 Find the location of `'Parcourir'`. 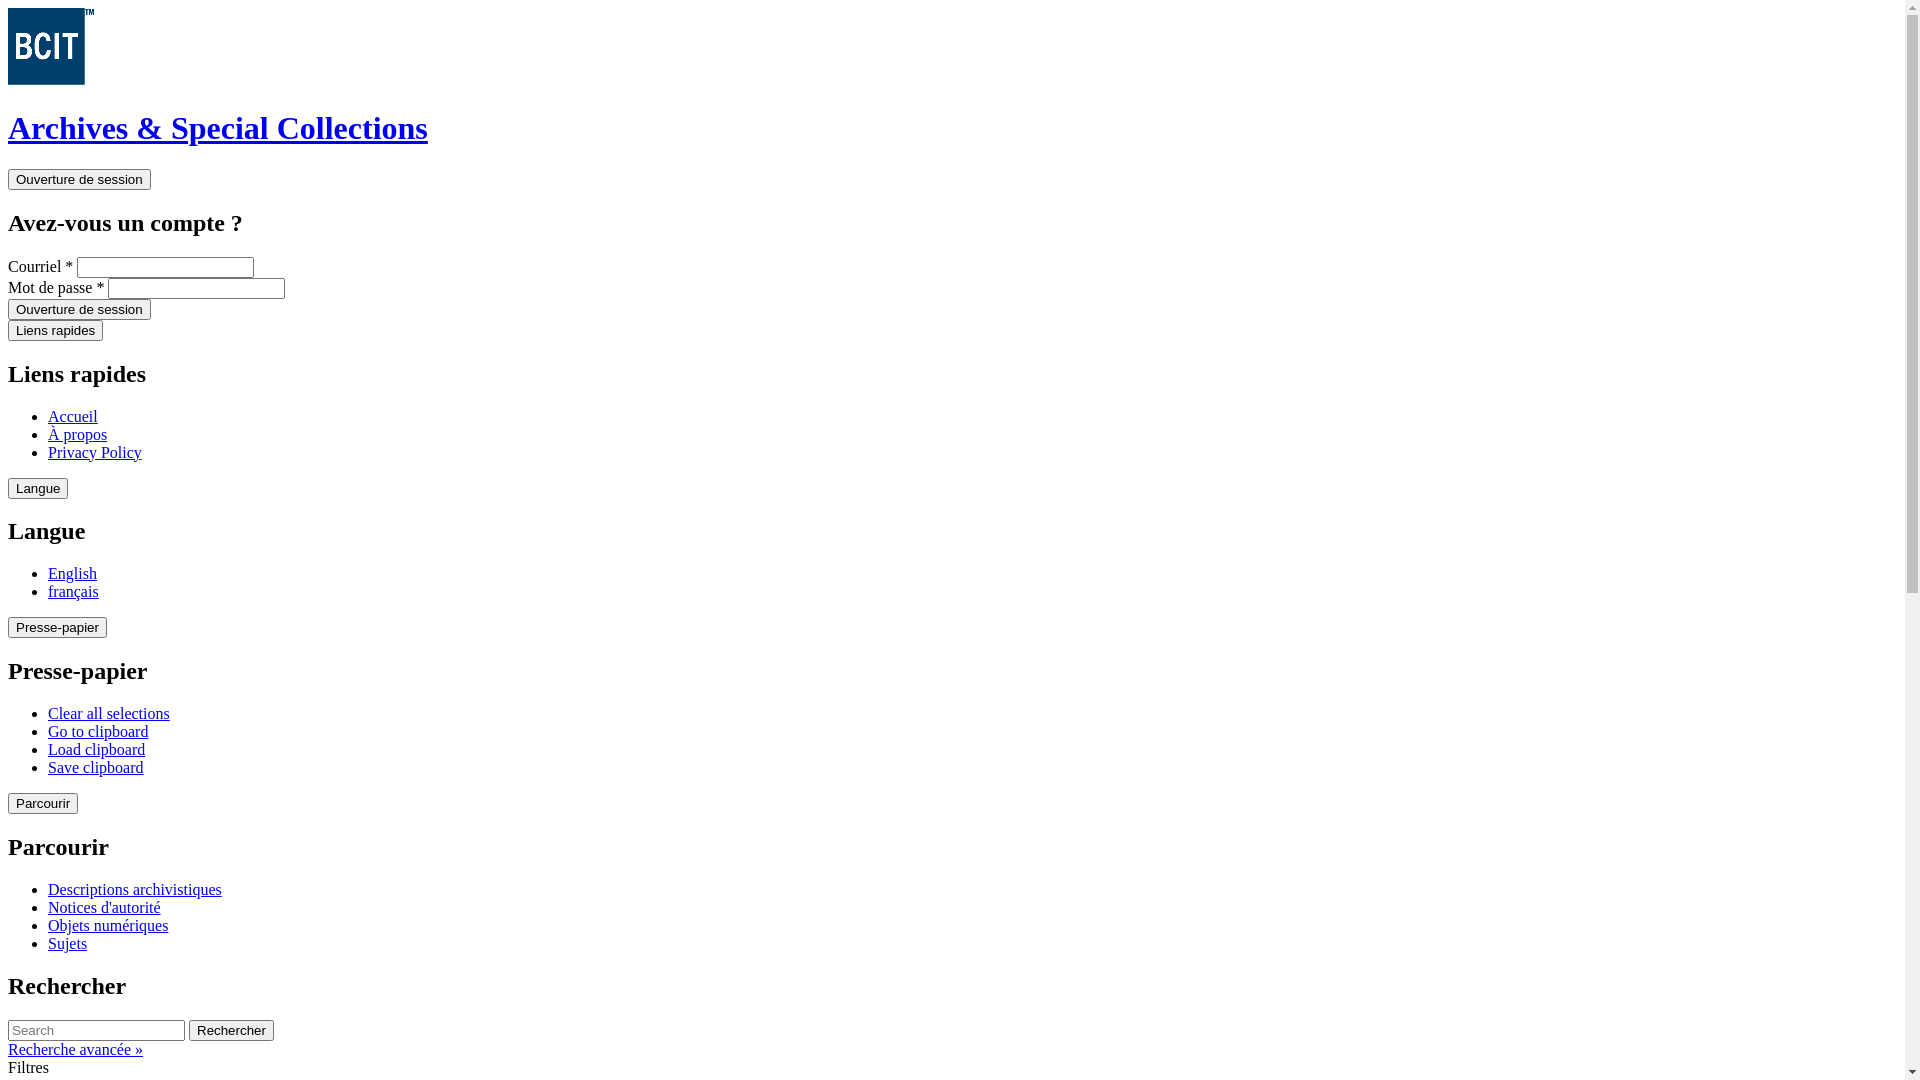

'Parcourir' is located at coordinates (43, 802).